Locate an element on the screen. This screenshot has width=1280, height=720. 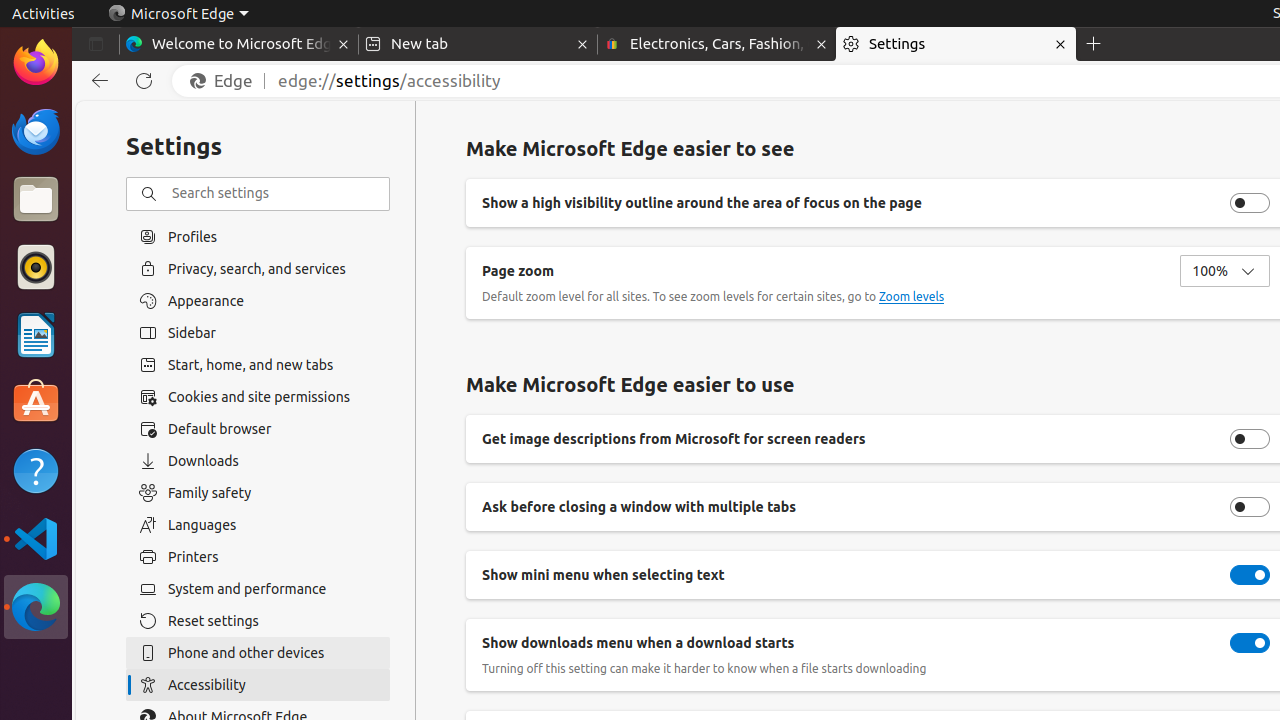
'Privacy, search, and services' is located at coordinates (257, 267).